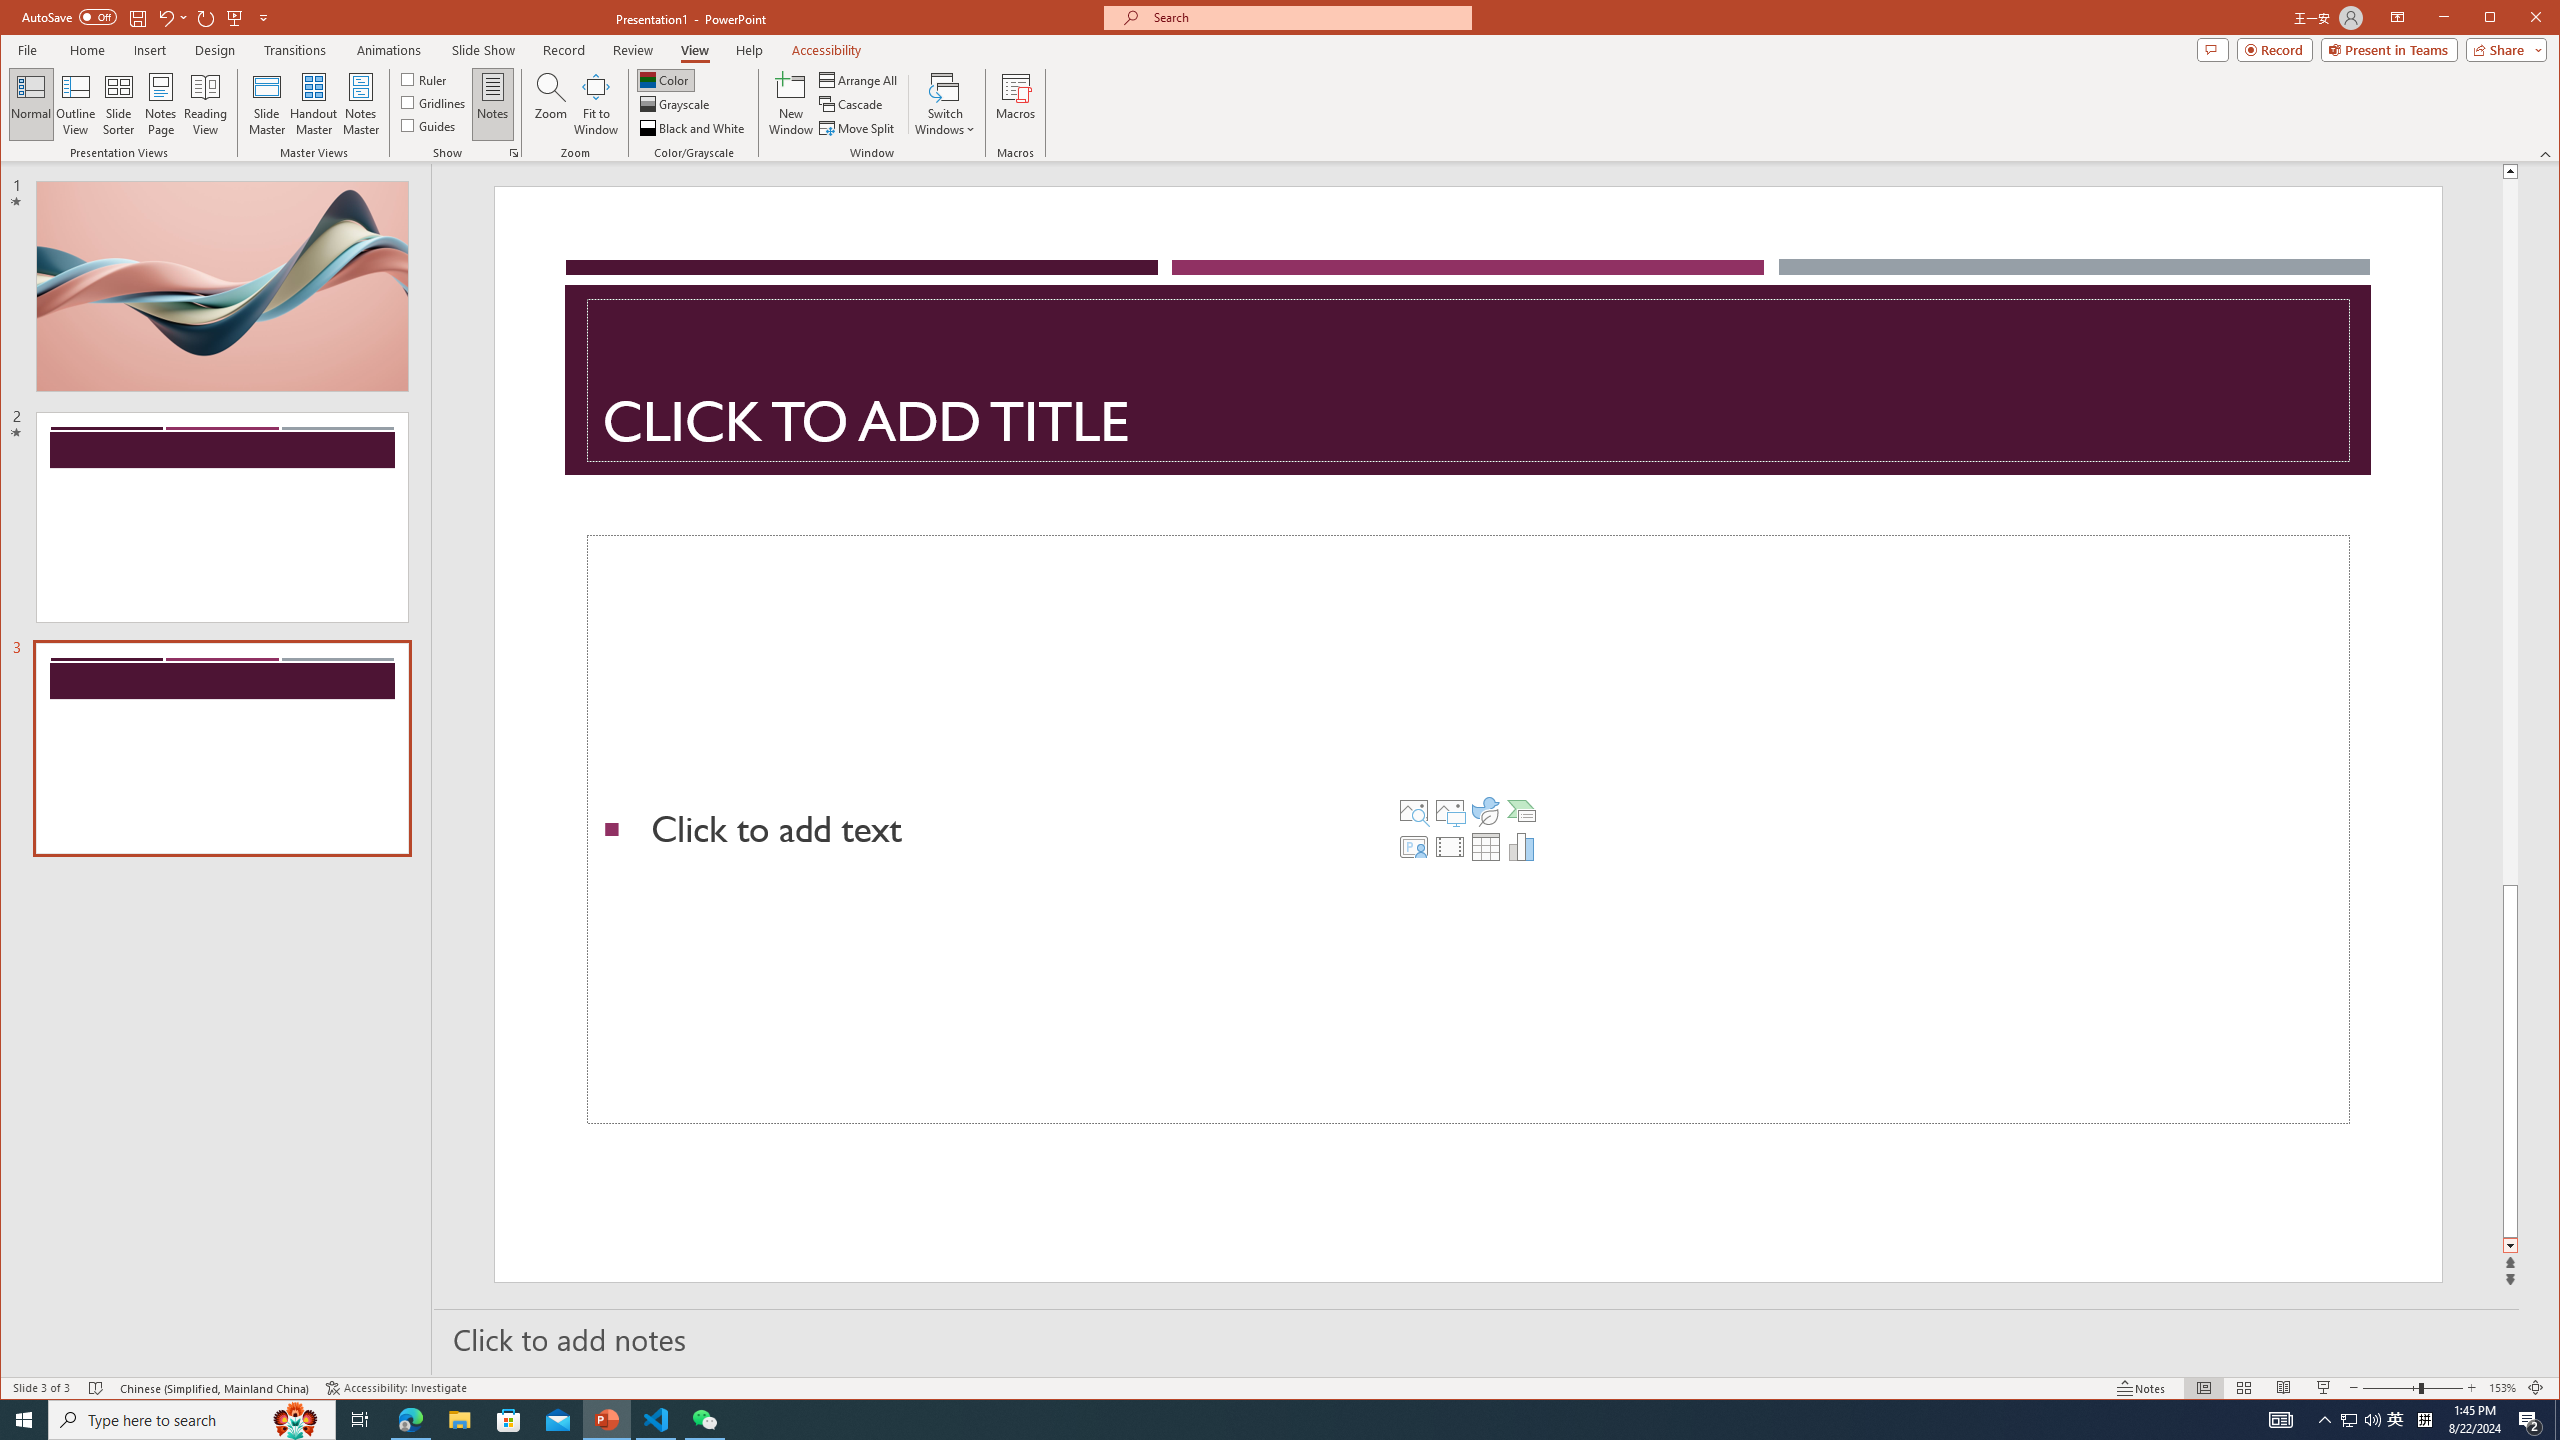 The width and height of the screenshot is (2560, 1440). Describe the element at coordinates (313, 103) in the screenshot. I see `'Handout Master'` at that location.